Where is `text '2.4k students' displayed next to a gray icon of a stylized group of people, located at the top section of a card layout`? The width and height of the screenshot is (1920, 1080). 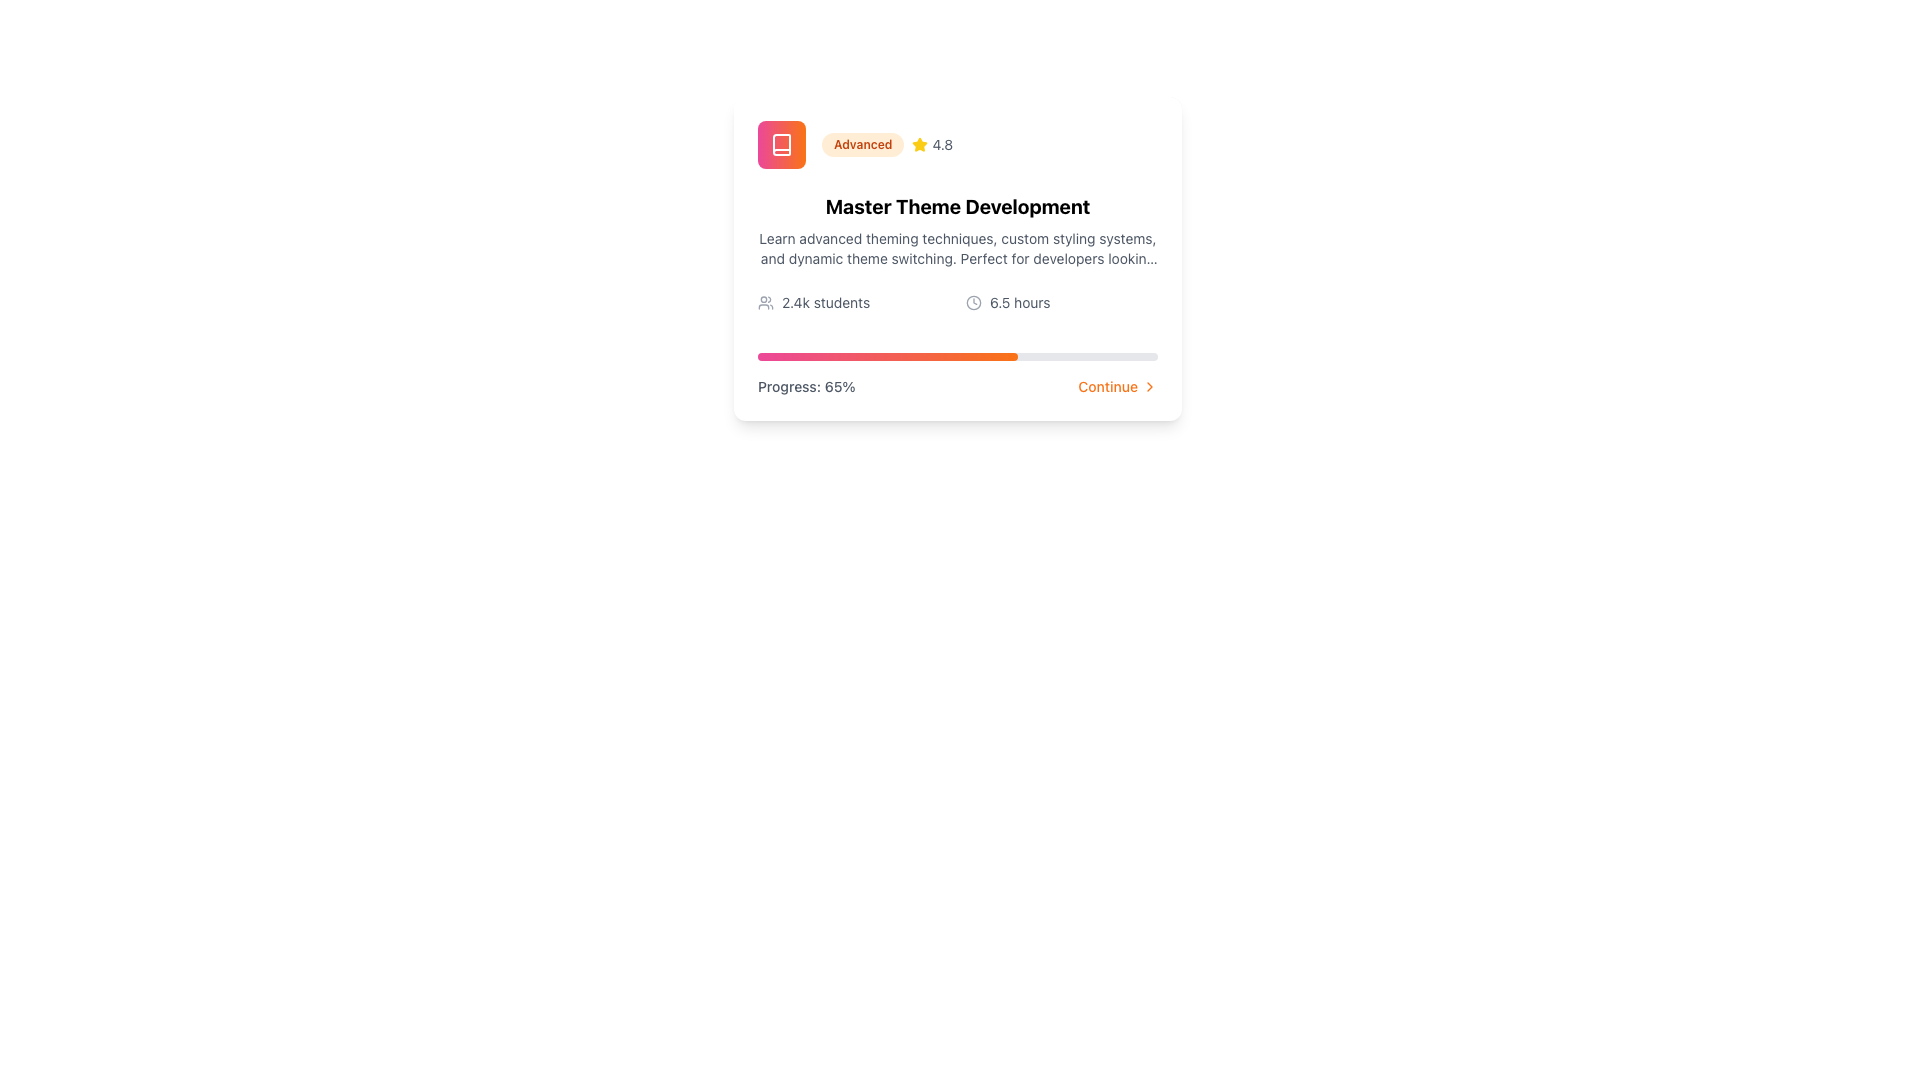
text '2.4k students' displayed next to a gray icon of a stylized group of people, located at the top section of a card layout is located at coordinates (854, 303).